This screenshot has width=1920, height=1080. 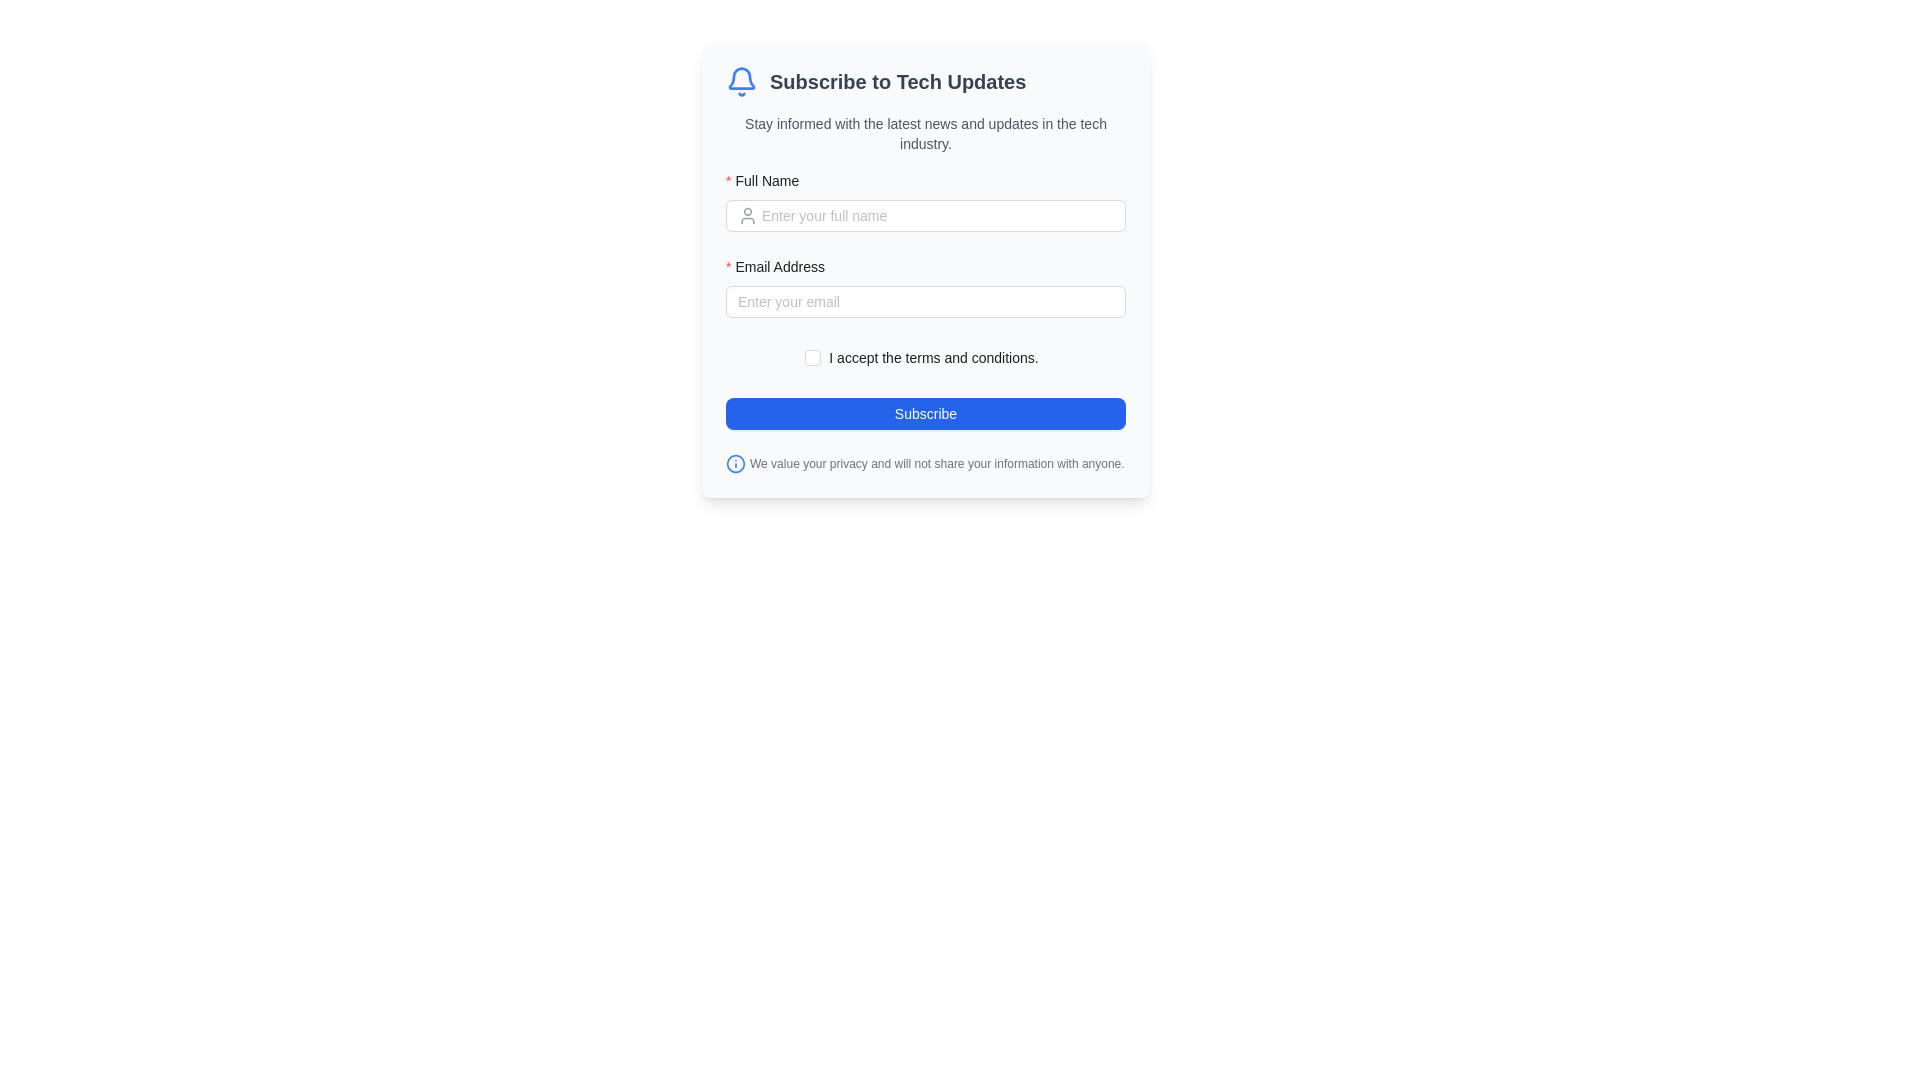 What do you see at coordinates (747, 216) in the screenshot?
I see `the decorative icon located within the 'Full Name' input field on the subscription form, which indicates that the field is for entering user-related information` at bounding box center [747, 216].